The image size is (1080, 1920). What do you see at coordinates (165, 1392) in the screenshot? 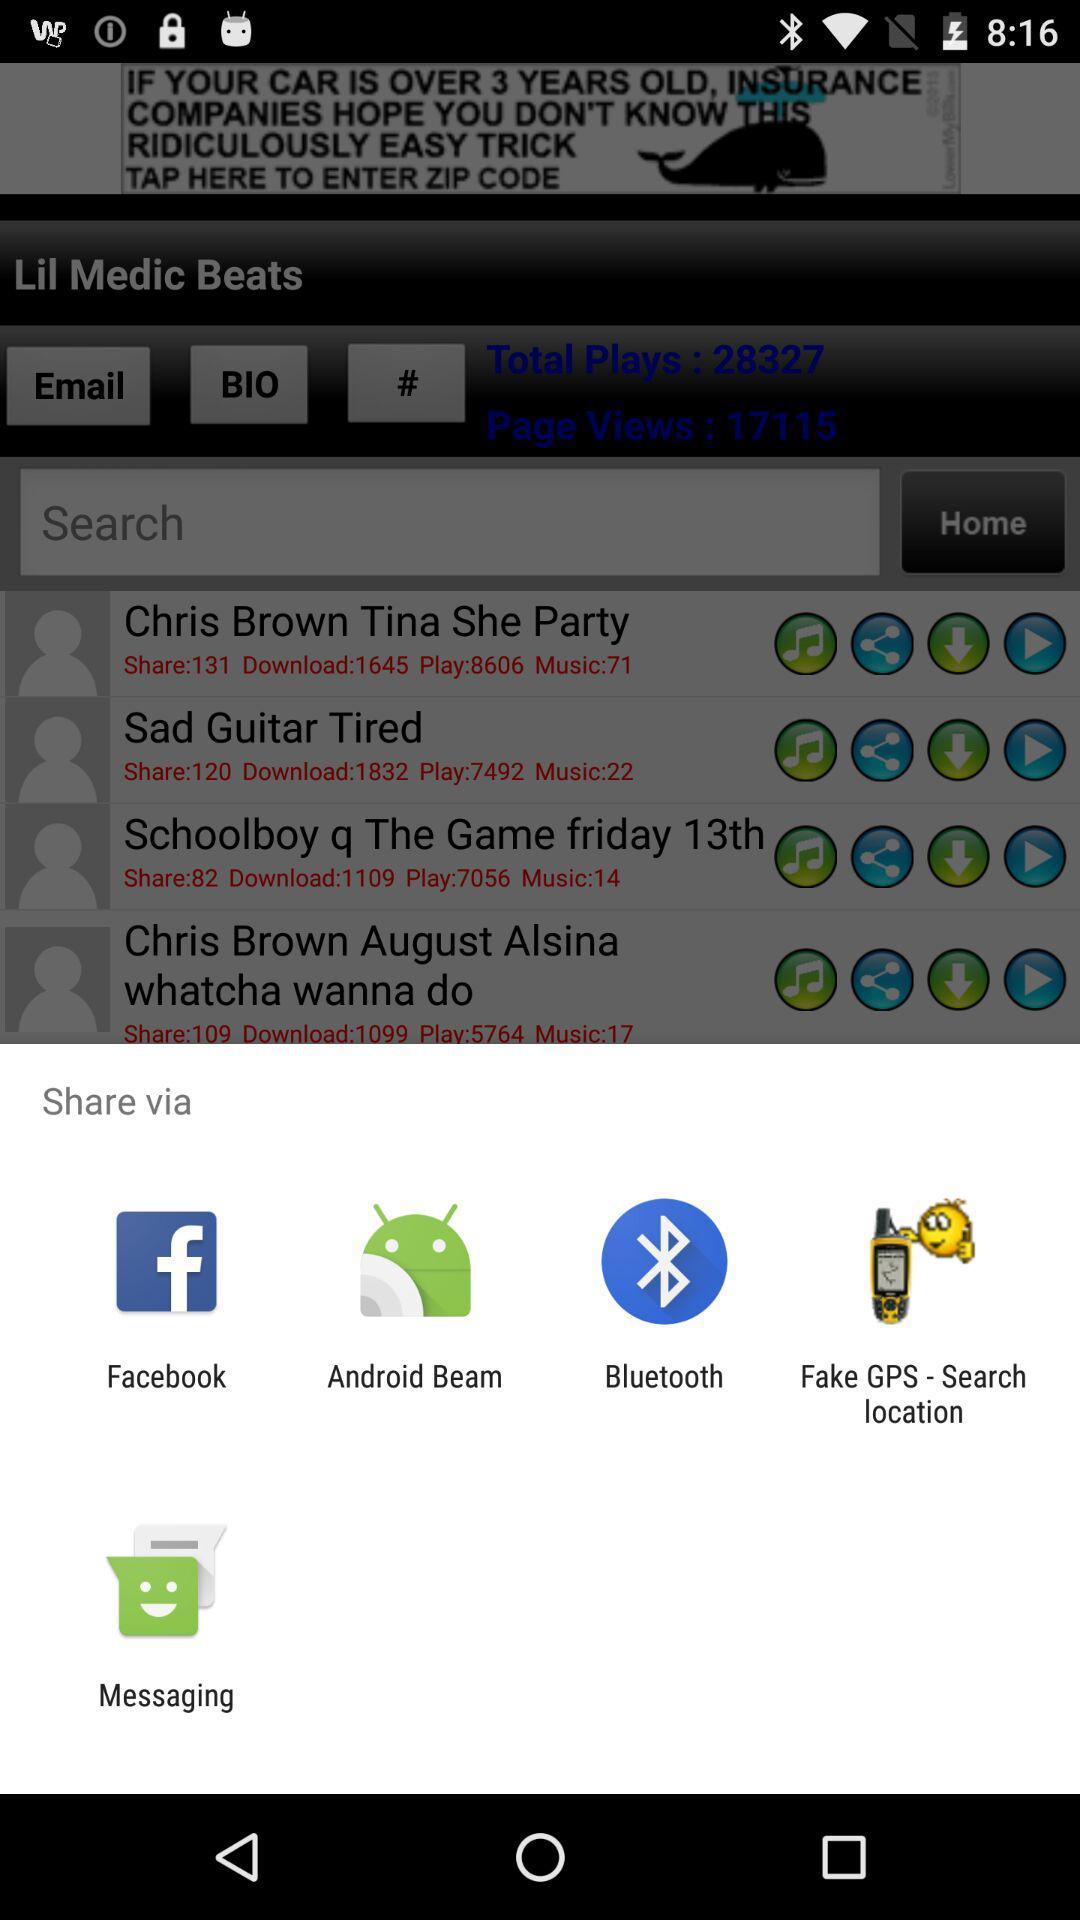
I see `icon to the left of the android beam app` at bounding box center [165, 1392].